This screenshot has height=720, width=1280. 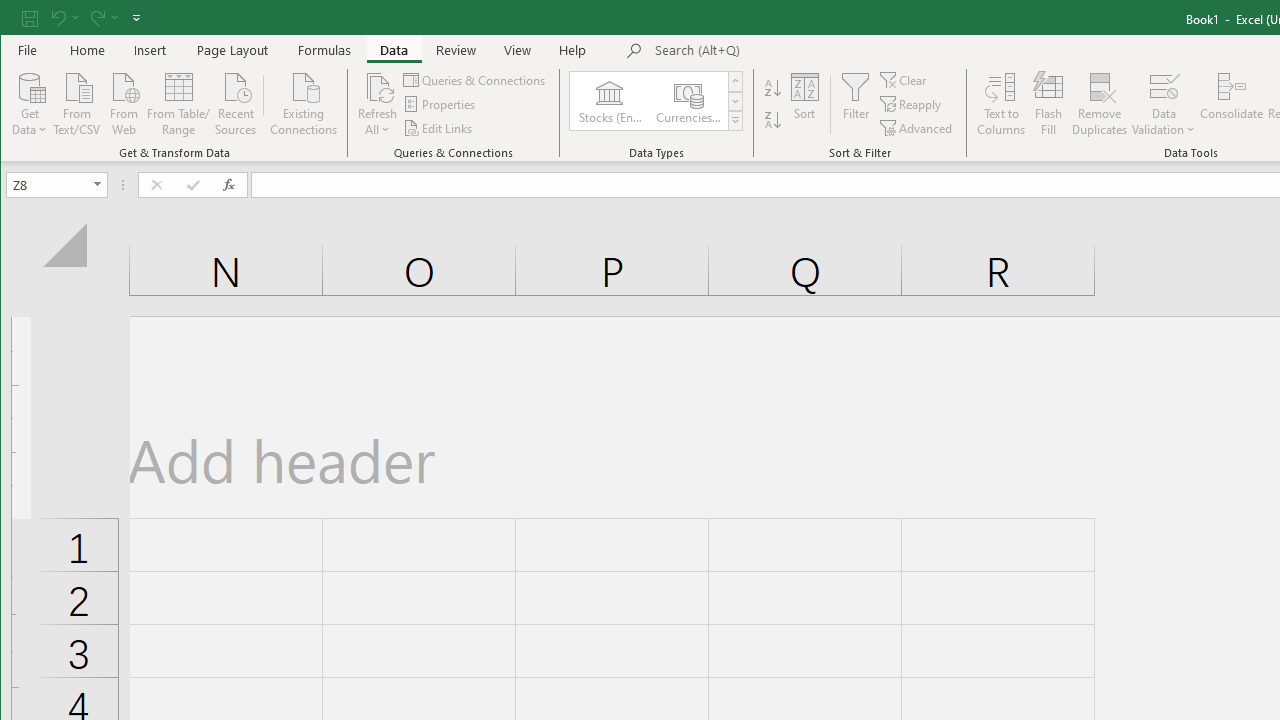 What do you see at coordinates (149, 49) in the screenshot?
I see `'Insert'` at bounding box center [149, 49].